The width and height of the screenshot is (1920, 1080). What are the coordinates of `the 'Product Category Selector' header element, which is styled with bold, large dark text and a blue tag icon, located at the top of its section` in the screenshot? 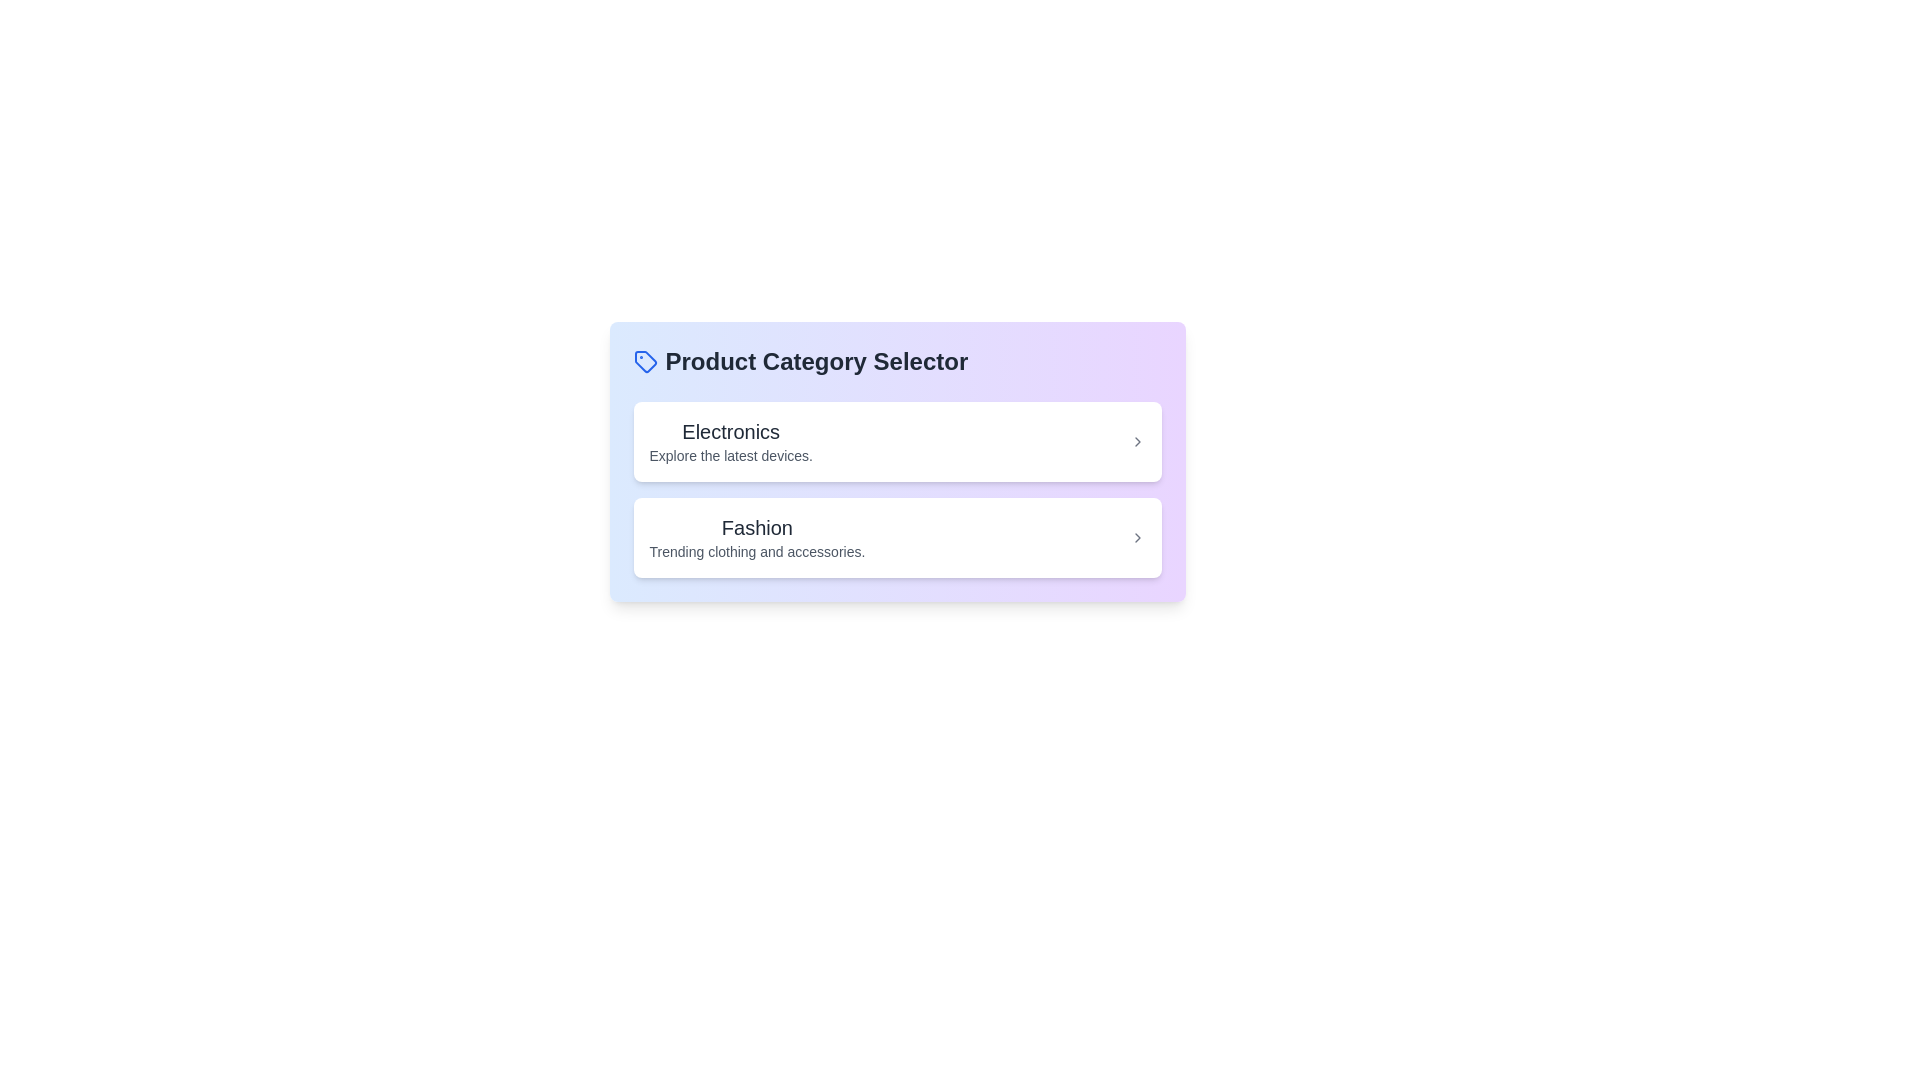 It's located at (896, 362).